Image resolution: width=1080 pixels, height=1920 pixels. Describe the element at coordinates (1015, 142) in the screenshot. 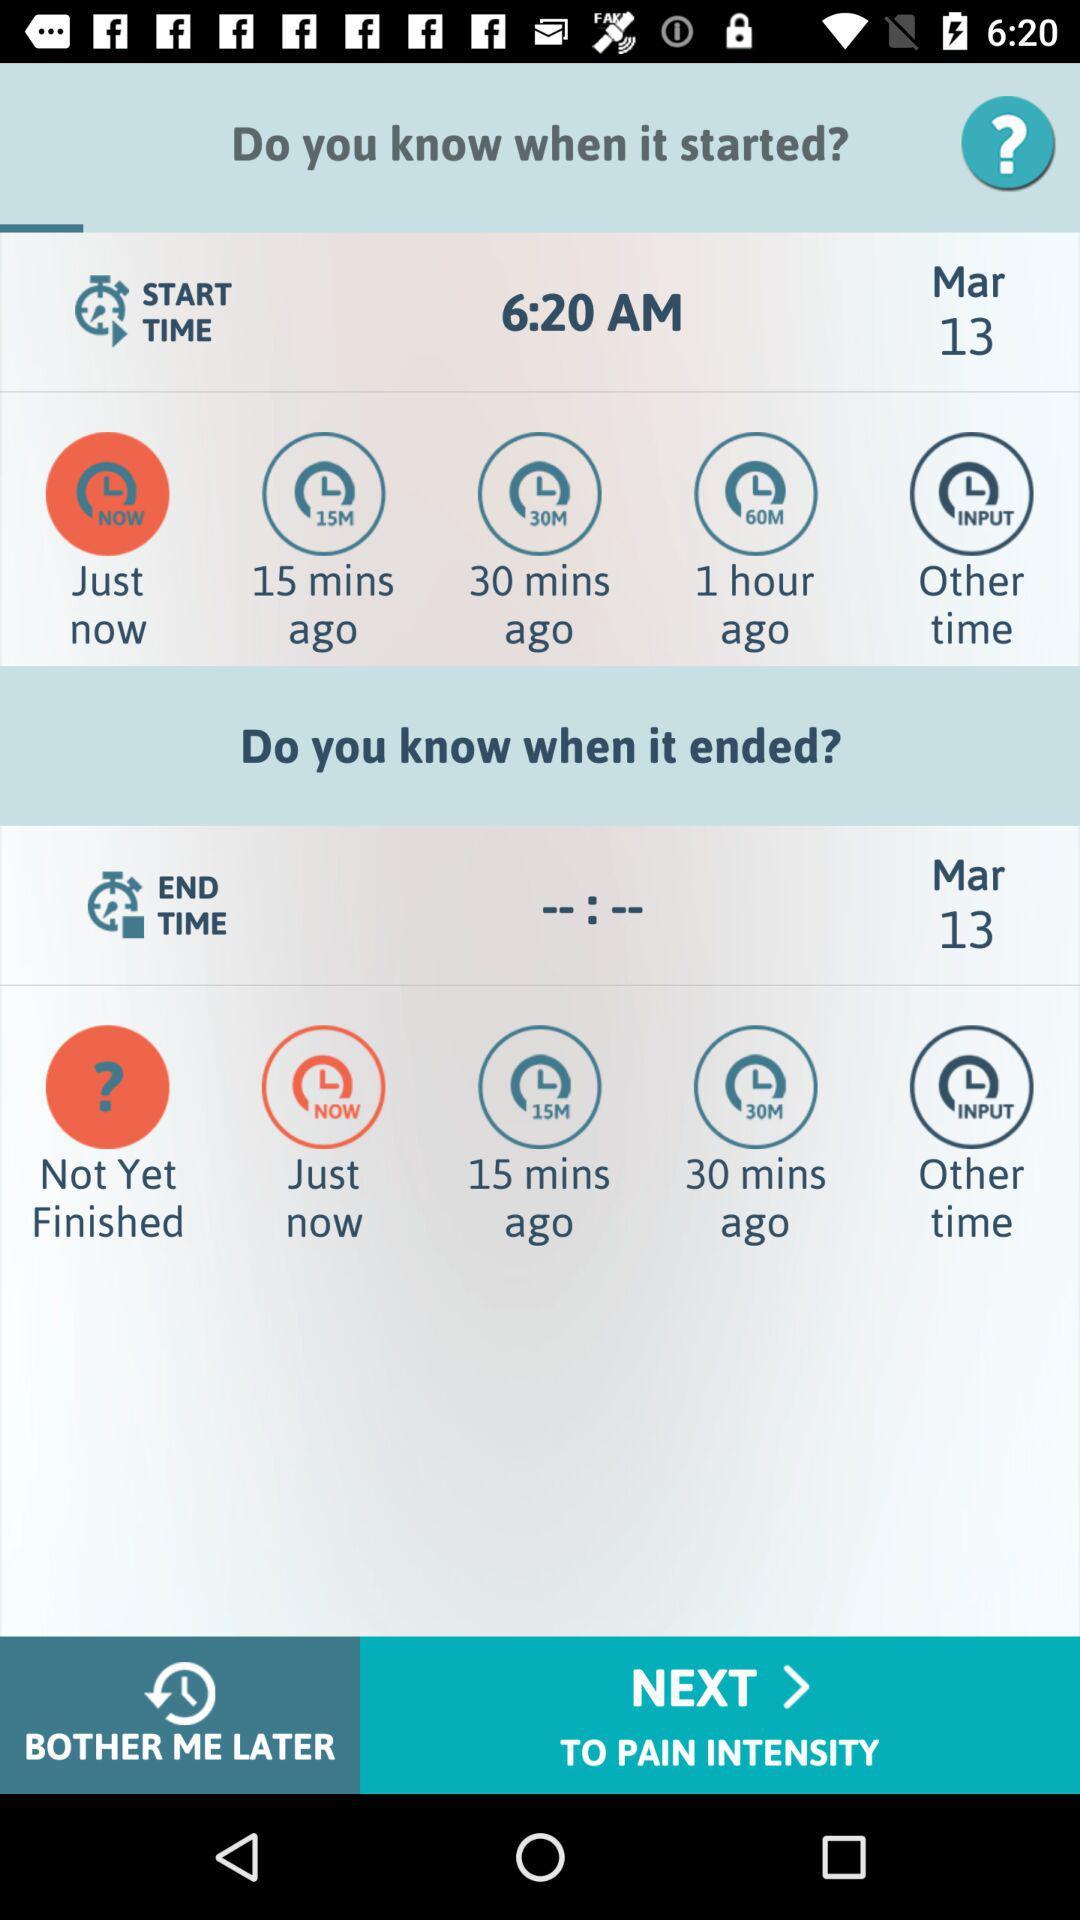

I see `a help button` at that location.